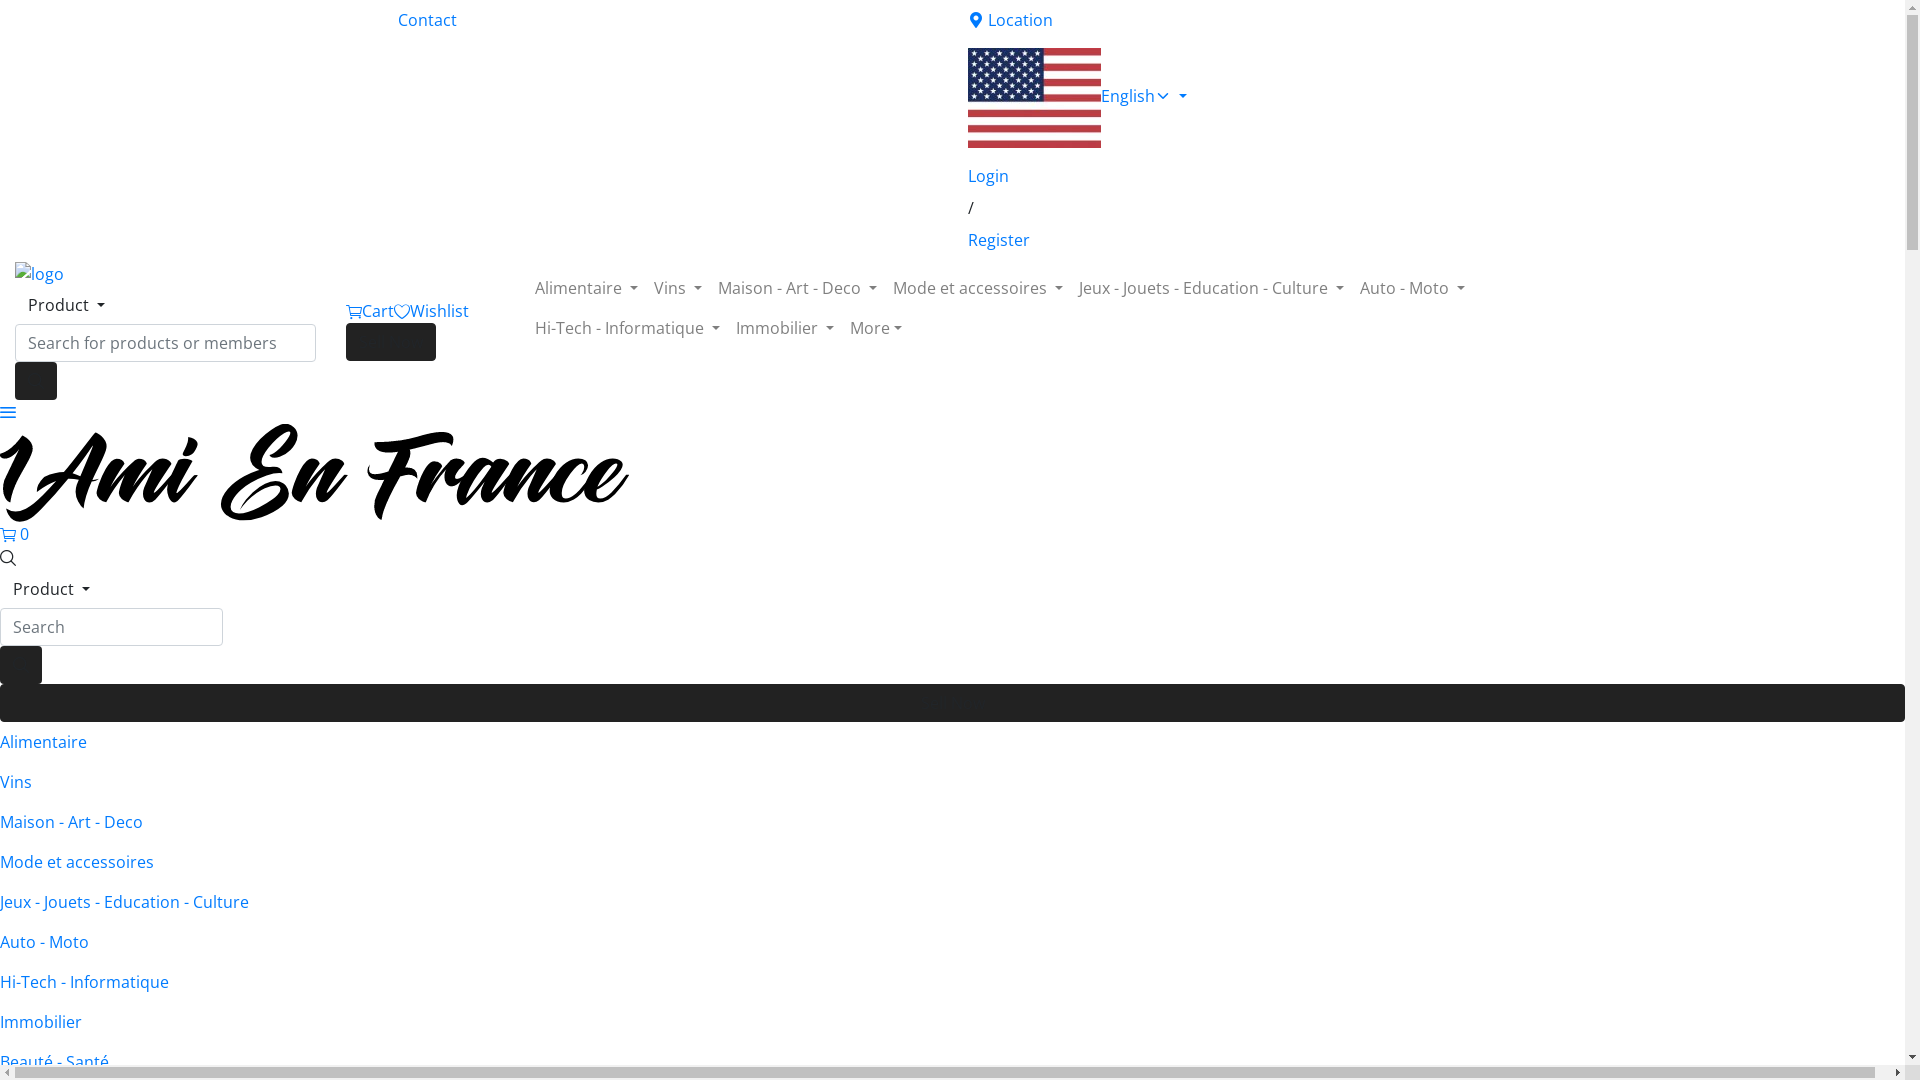 This screenshot has width=1920, height=1080. What do you see at coordinates (951, 941) in the screenshot?
I see `'Auto - Moto'` at bounding box center [951, 941].